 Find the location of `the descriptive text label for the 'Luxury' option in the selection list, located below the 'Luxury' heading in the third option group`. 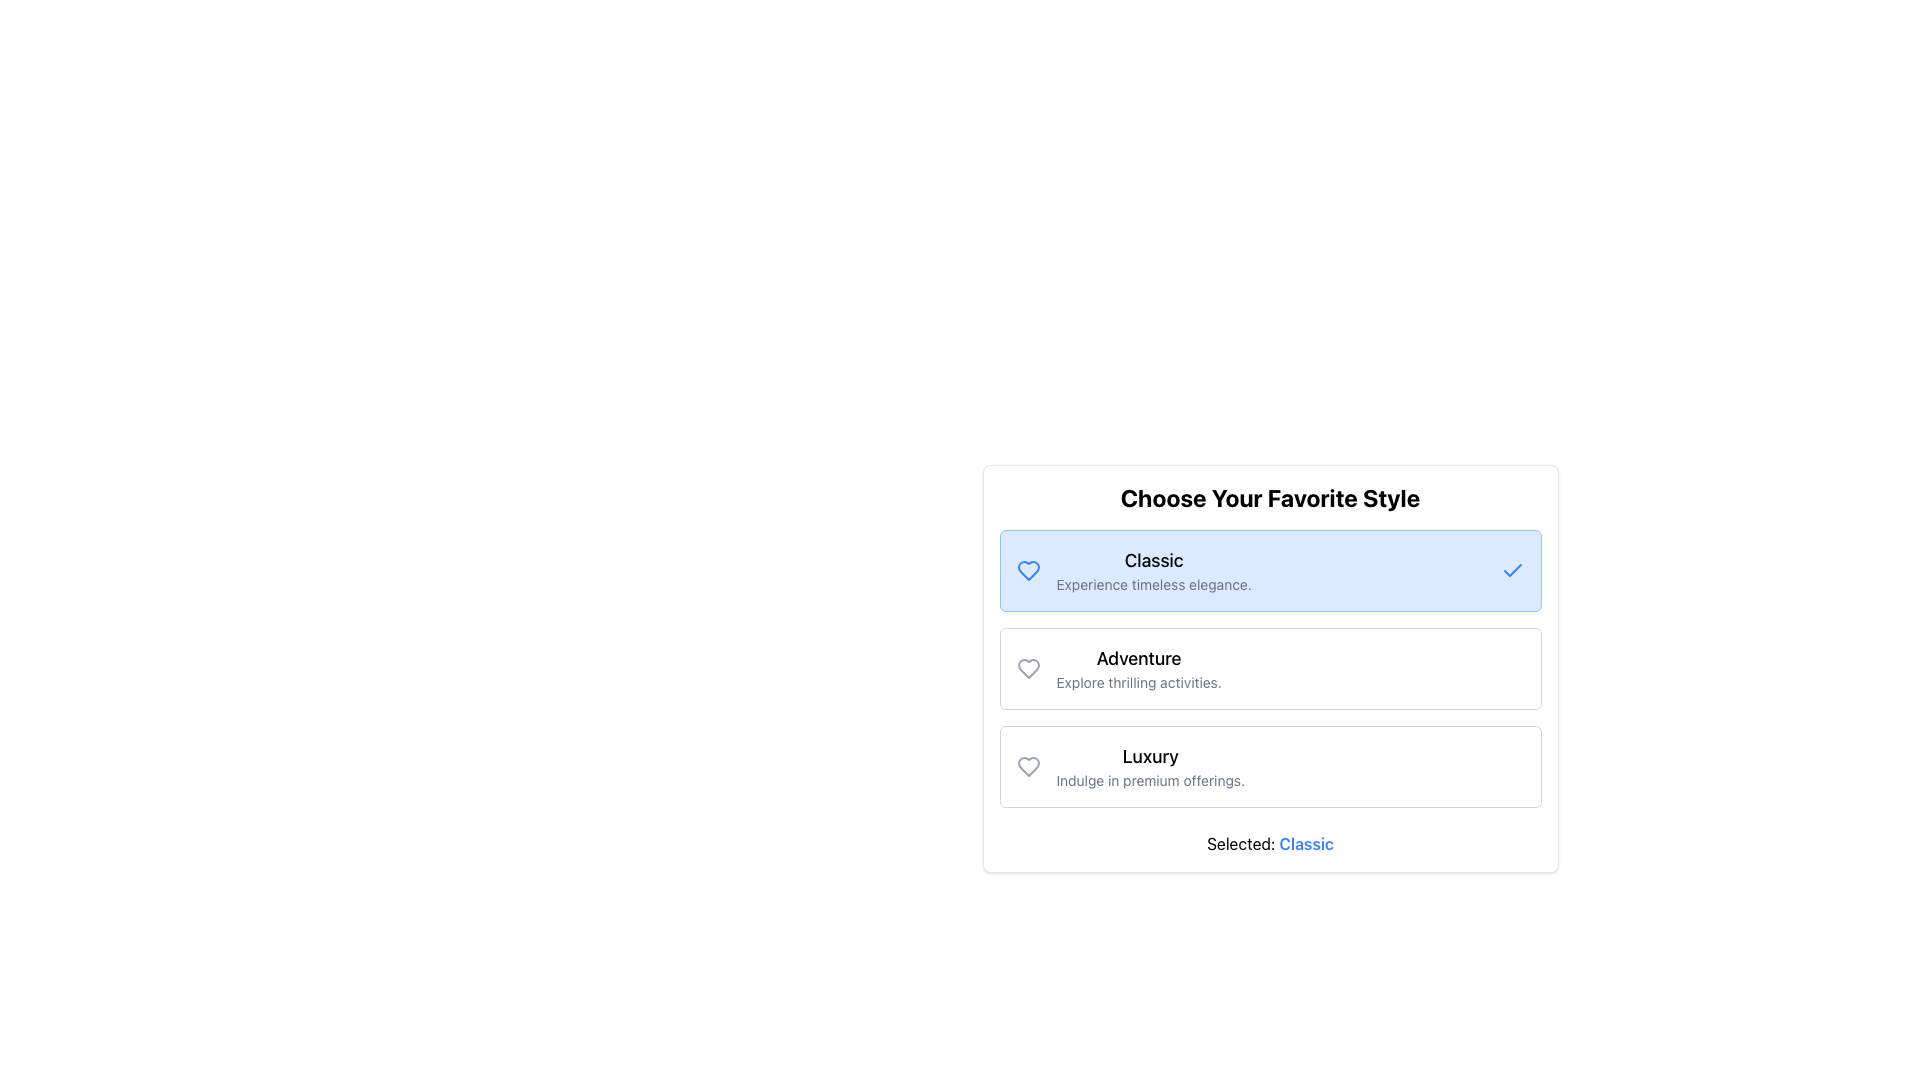

the descriptive text label for the 'Luxury' option in the selection list, located below the 'Luxury' heading in the third option group is located at coordinates (1150, 779).